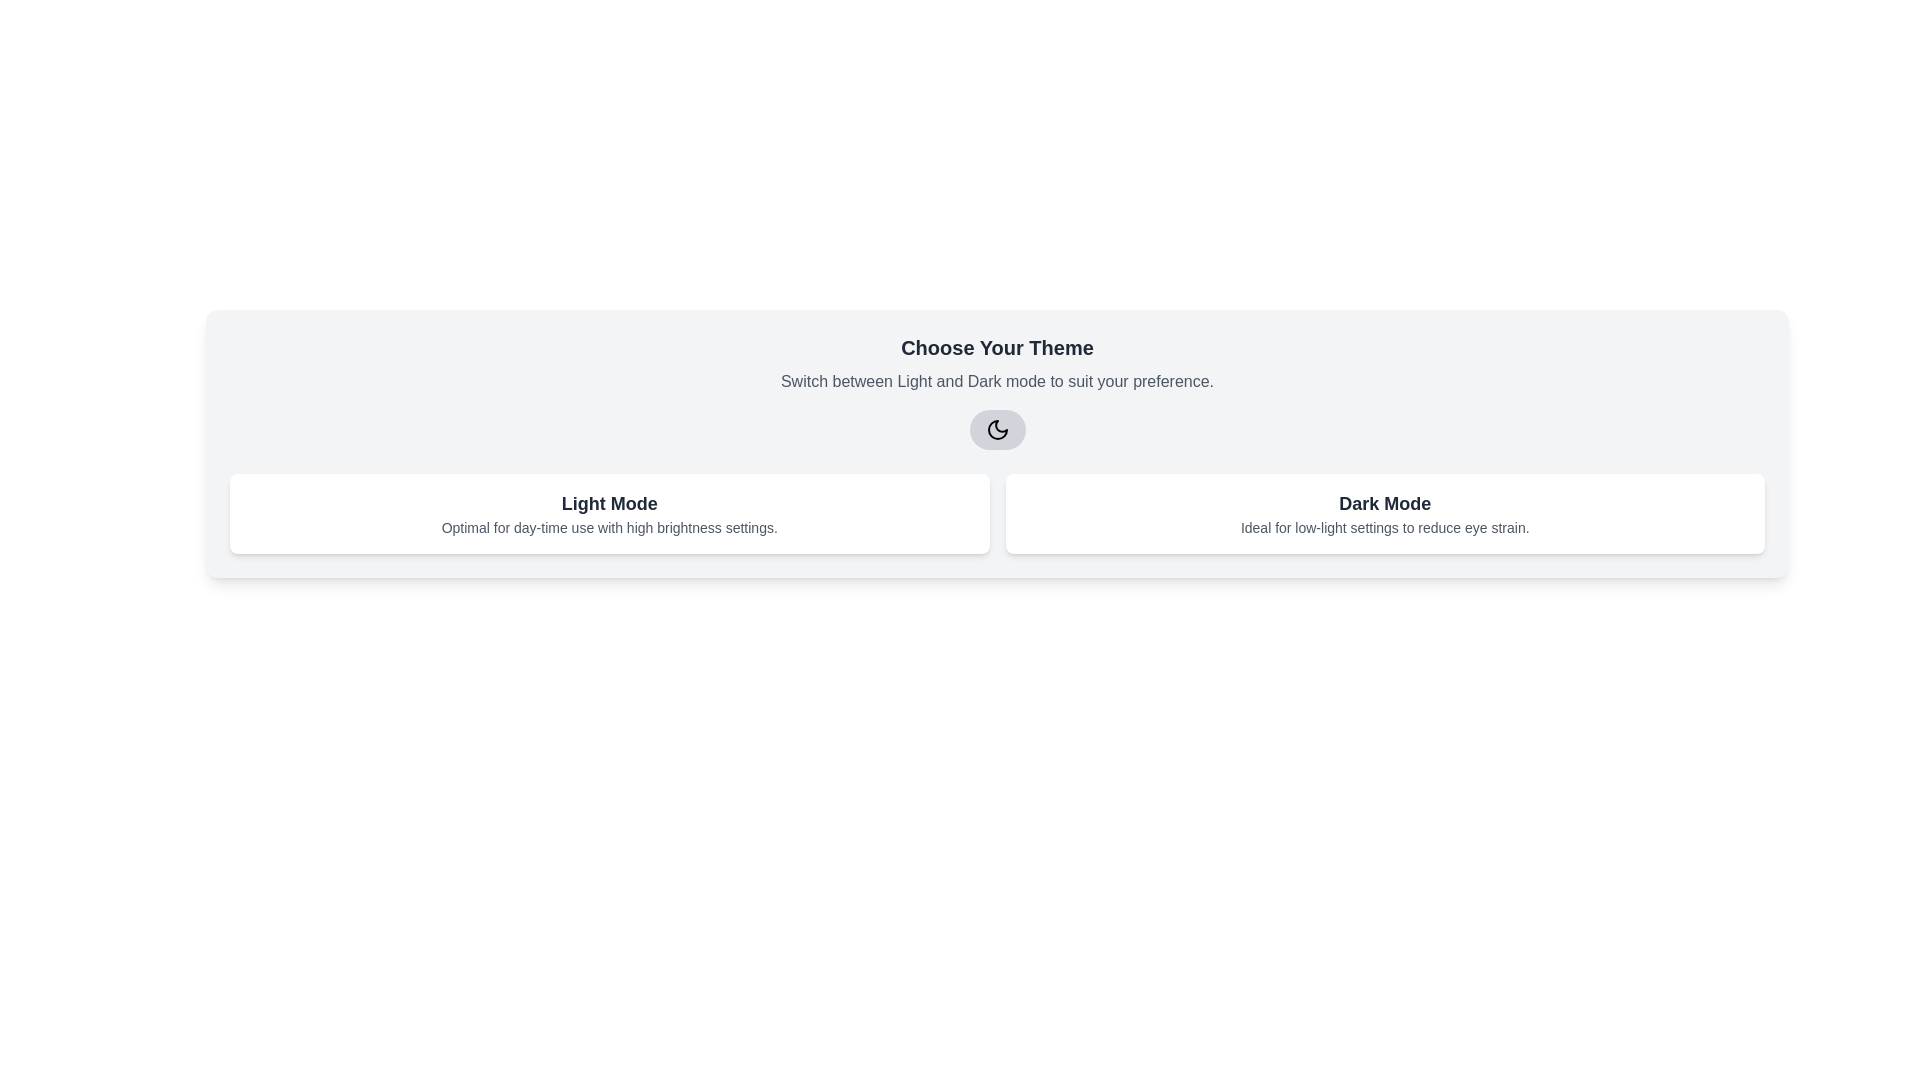 Image resolution: width=1920 pixels, height=1080 pixels. Describe the element at coordinates (997, 512) in the screenshot. I see `the 'Light Mode' and 'Dark Mode' options in the informational grid layout to trigger interactions` at that location.